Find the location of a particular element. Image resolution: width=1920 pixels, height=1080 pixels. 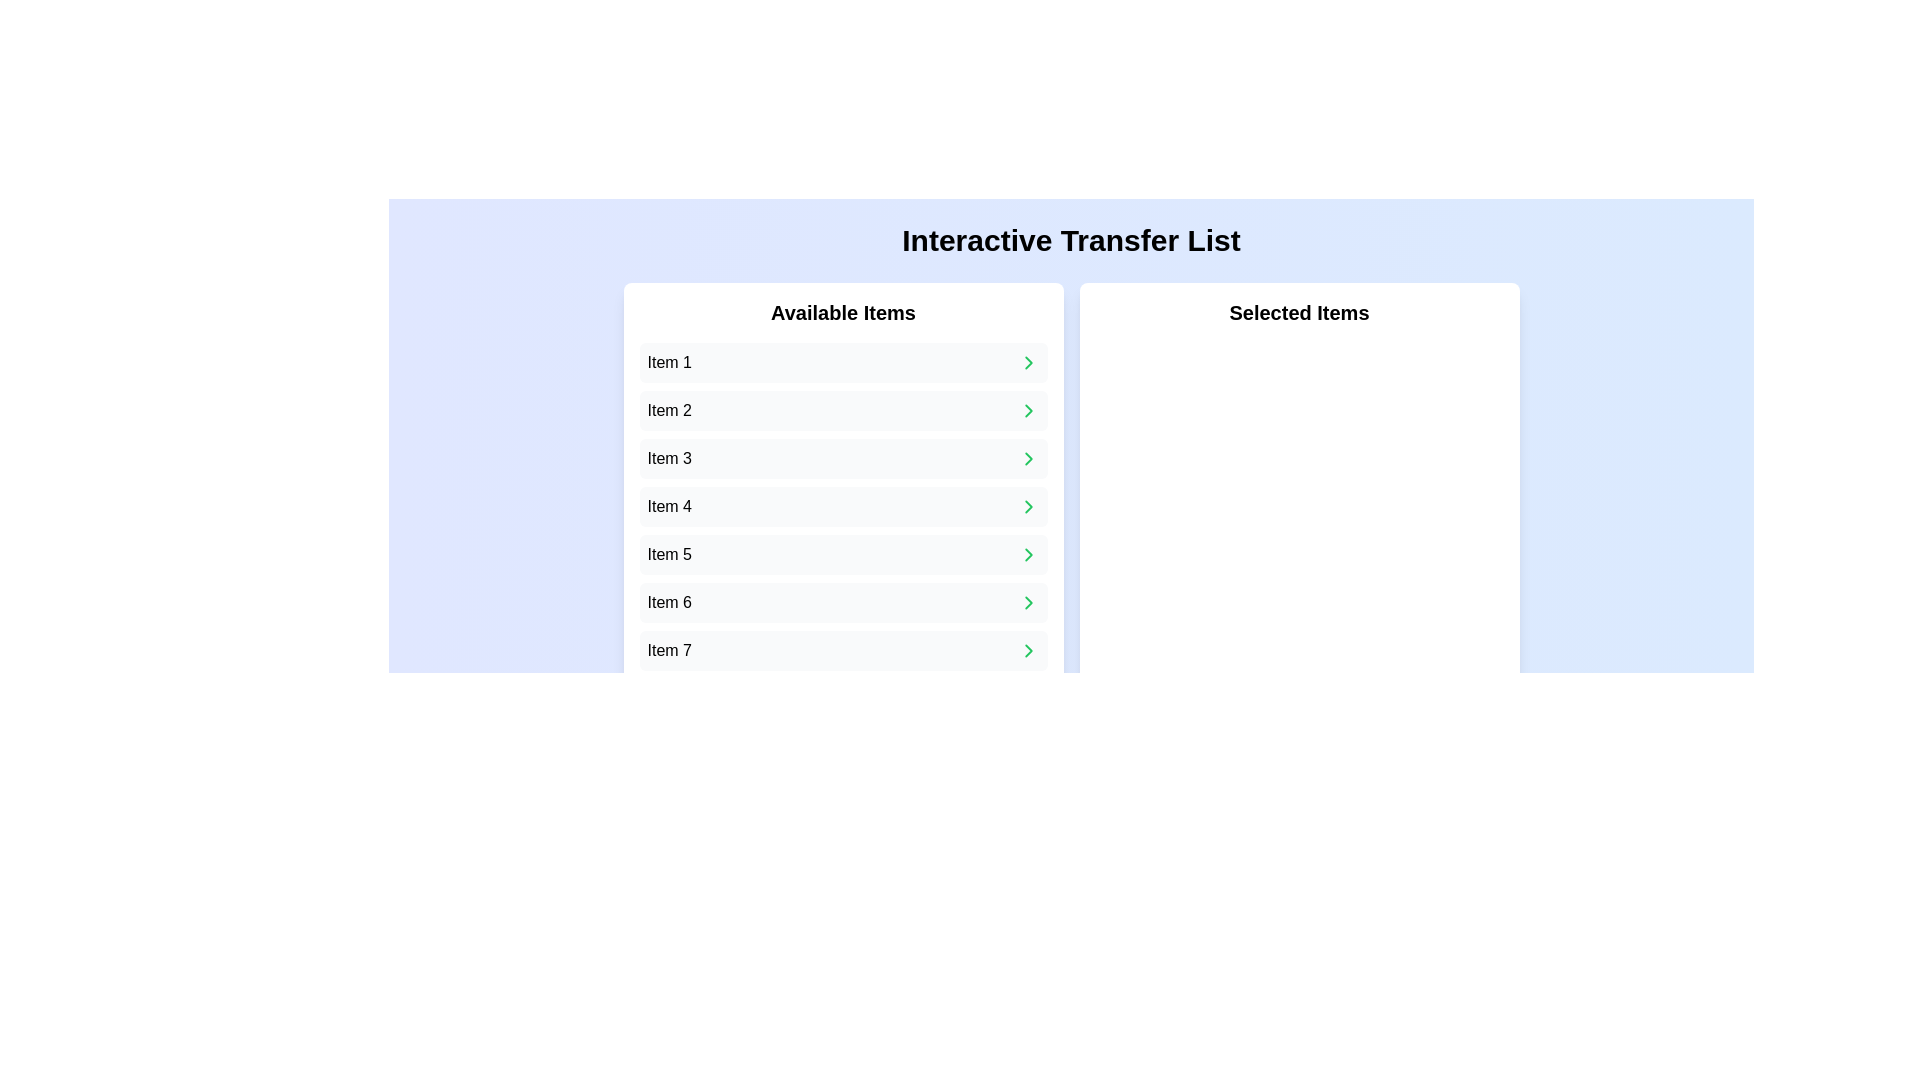

on the 'Item 4' text label is located at coordinates (669, 505).